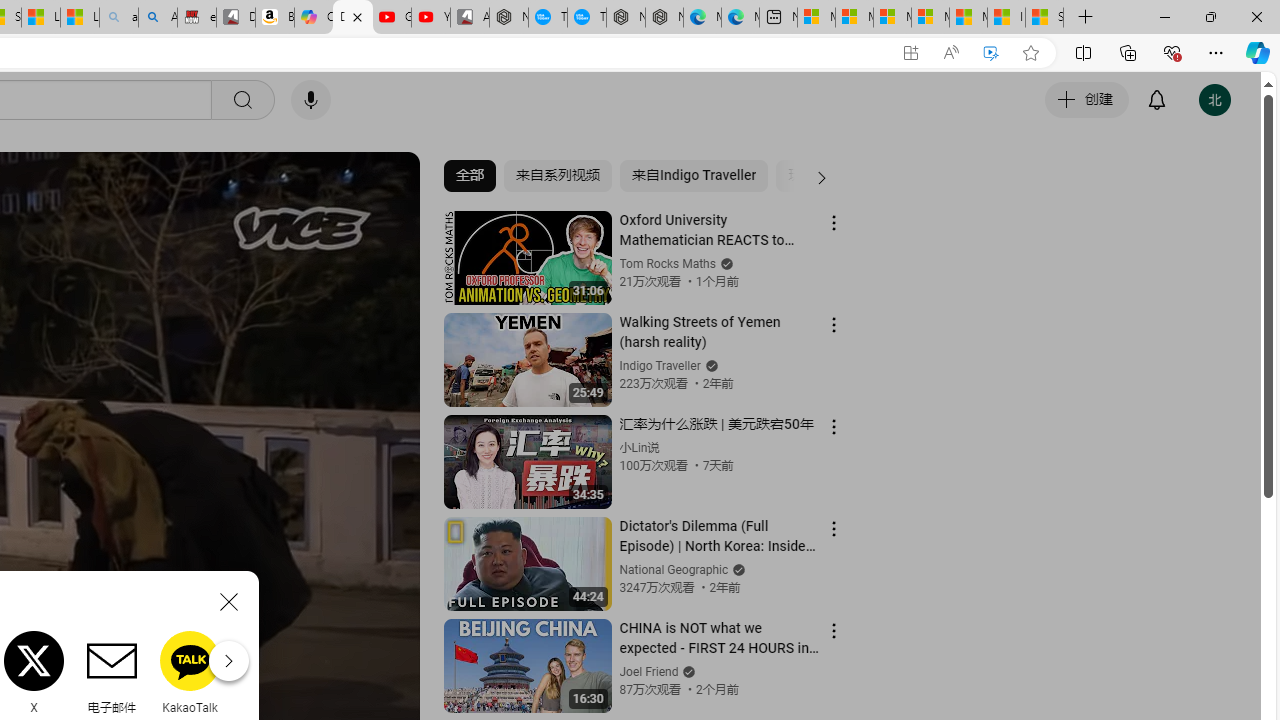 The height and width of the screenshot is (720, 1280). What do you see at coordinates (190, 672) in the screenshot?
I see `'KakaoTalk'` at bounding box center [190, 672].